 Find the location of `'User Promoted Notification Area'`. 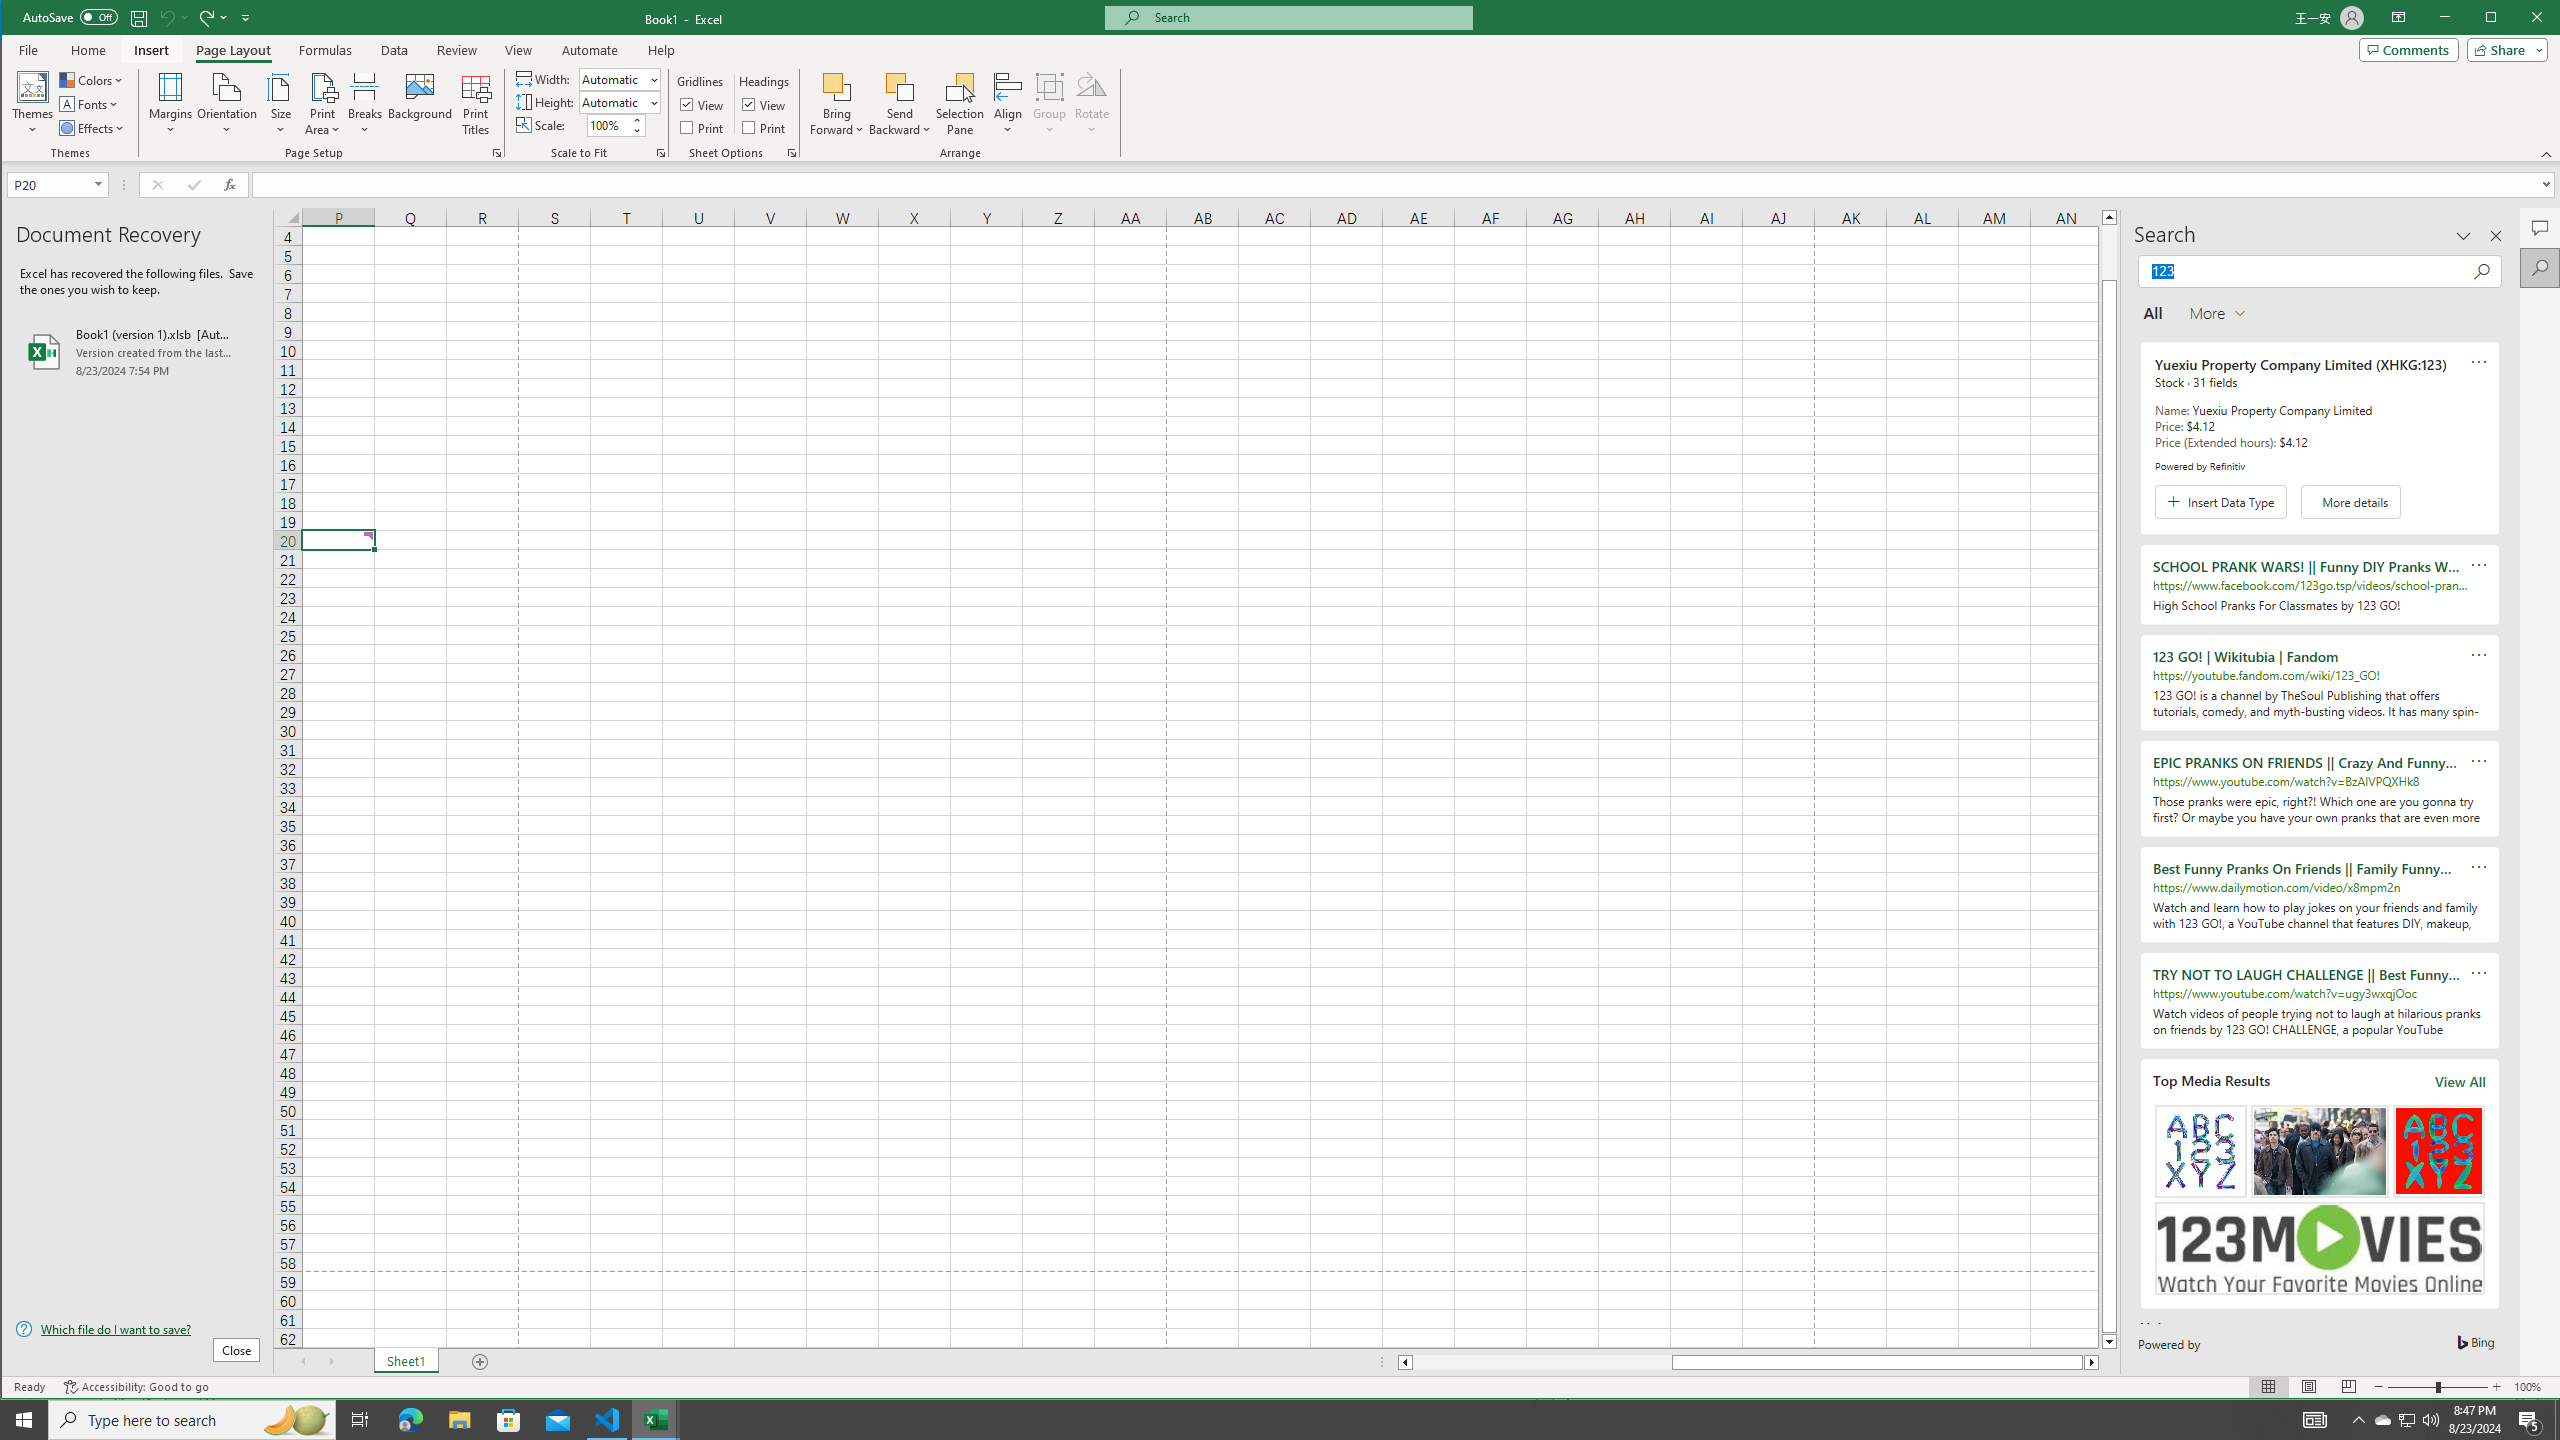

'User Promoted Notification Area' is located at coordinates (2405, 1418).